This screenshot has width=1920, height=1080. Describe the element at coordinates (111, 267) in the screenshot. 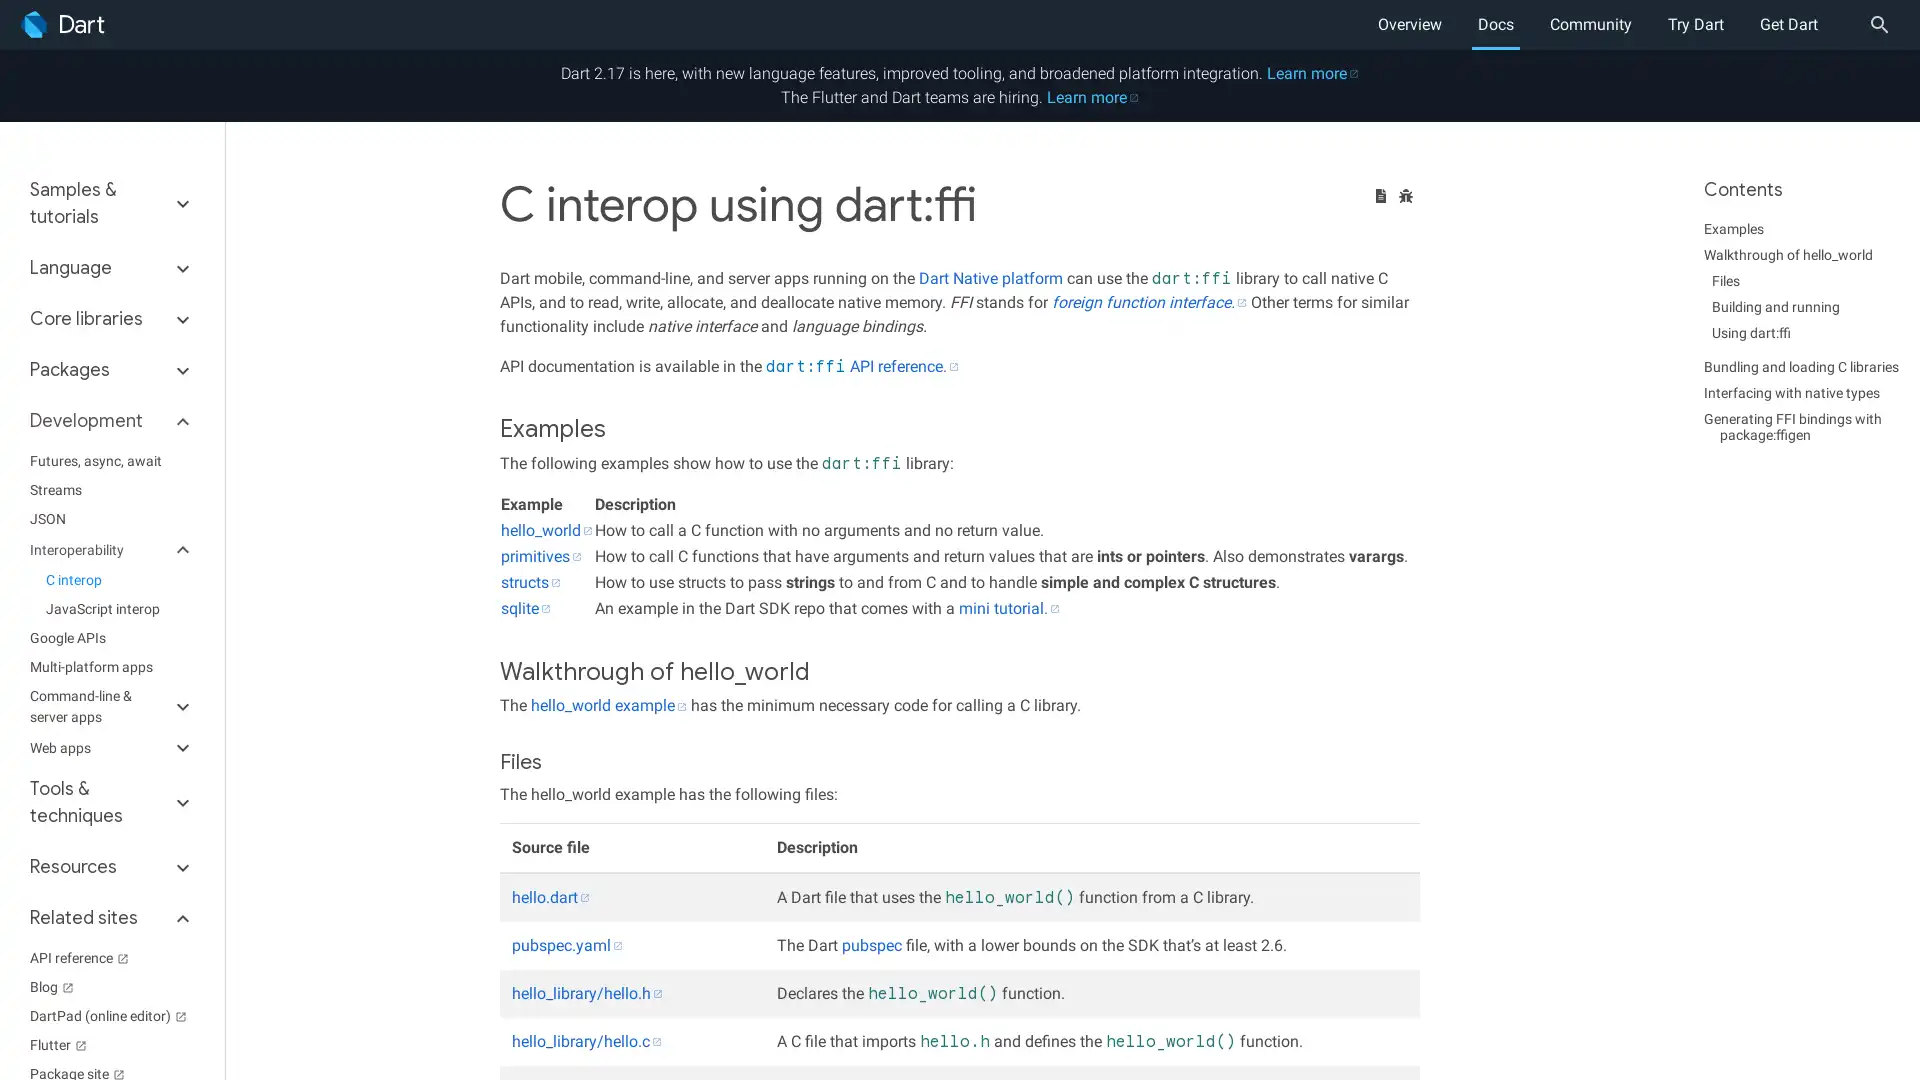

I see `Language keyboard_arrow_down` at that location.